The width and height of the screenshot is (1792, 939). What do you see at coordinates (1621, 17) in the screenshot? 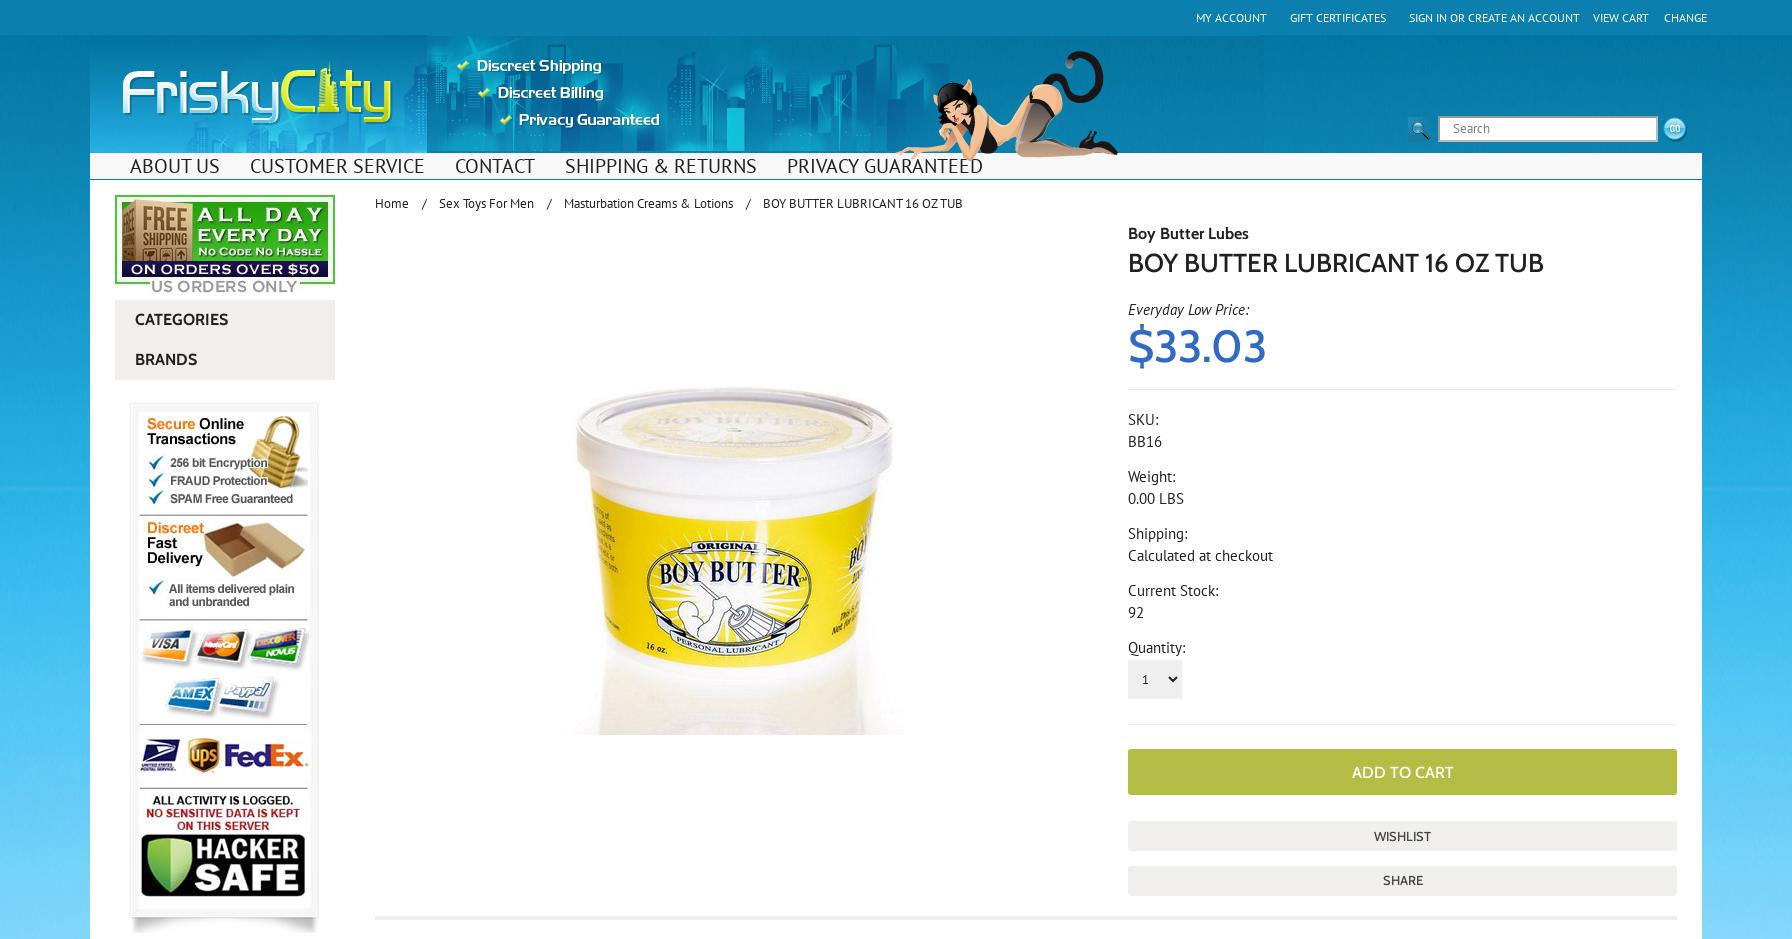
I see `'View Cart'` at bounding box center [1621, 17].